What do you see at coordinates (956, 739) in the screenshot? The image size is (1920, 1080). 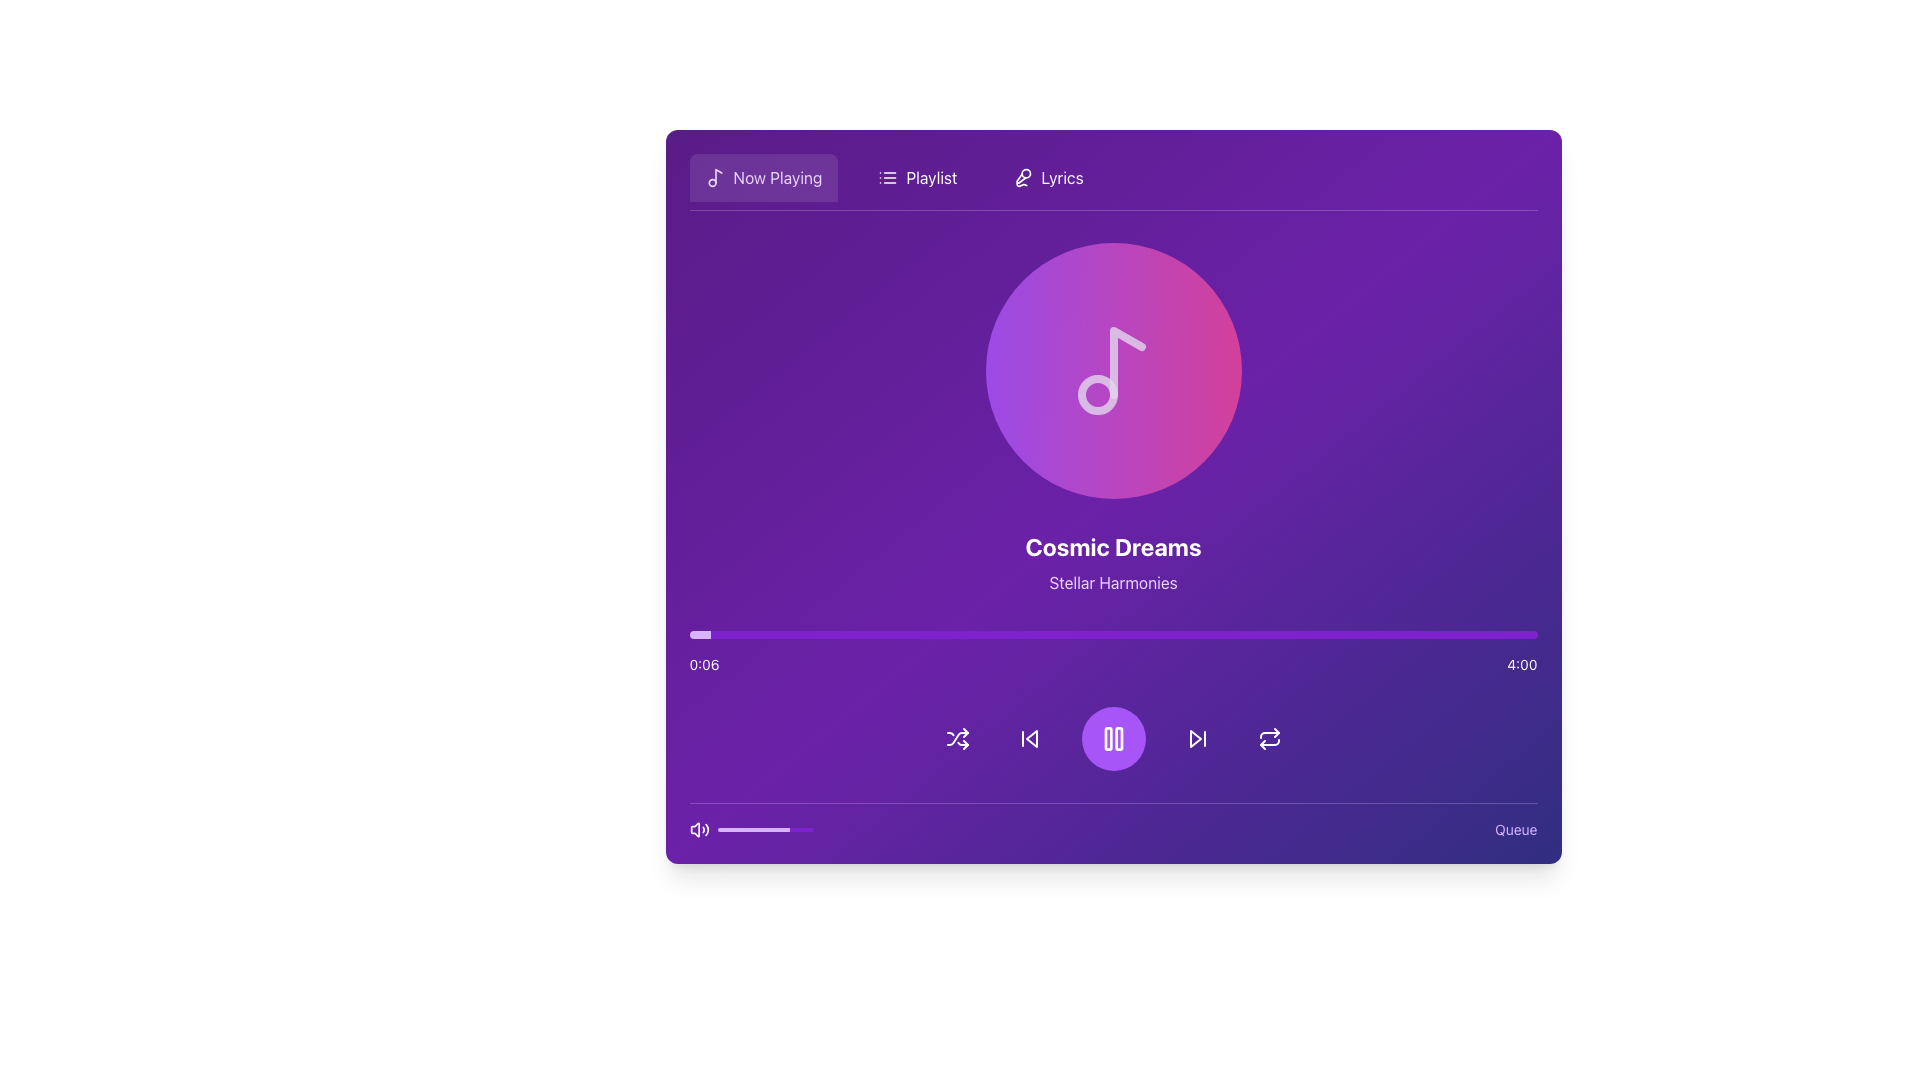 I see `the shuffle icon button, which is the leftmost element in the playback control section of the music interface` at bounding box center [956, 739].